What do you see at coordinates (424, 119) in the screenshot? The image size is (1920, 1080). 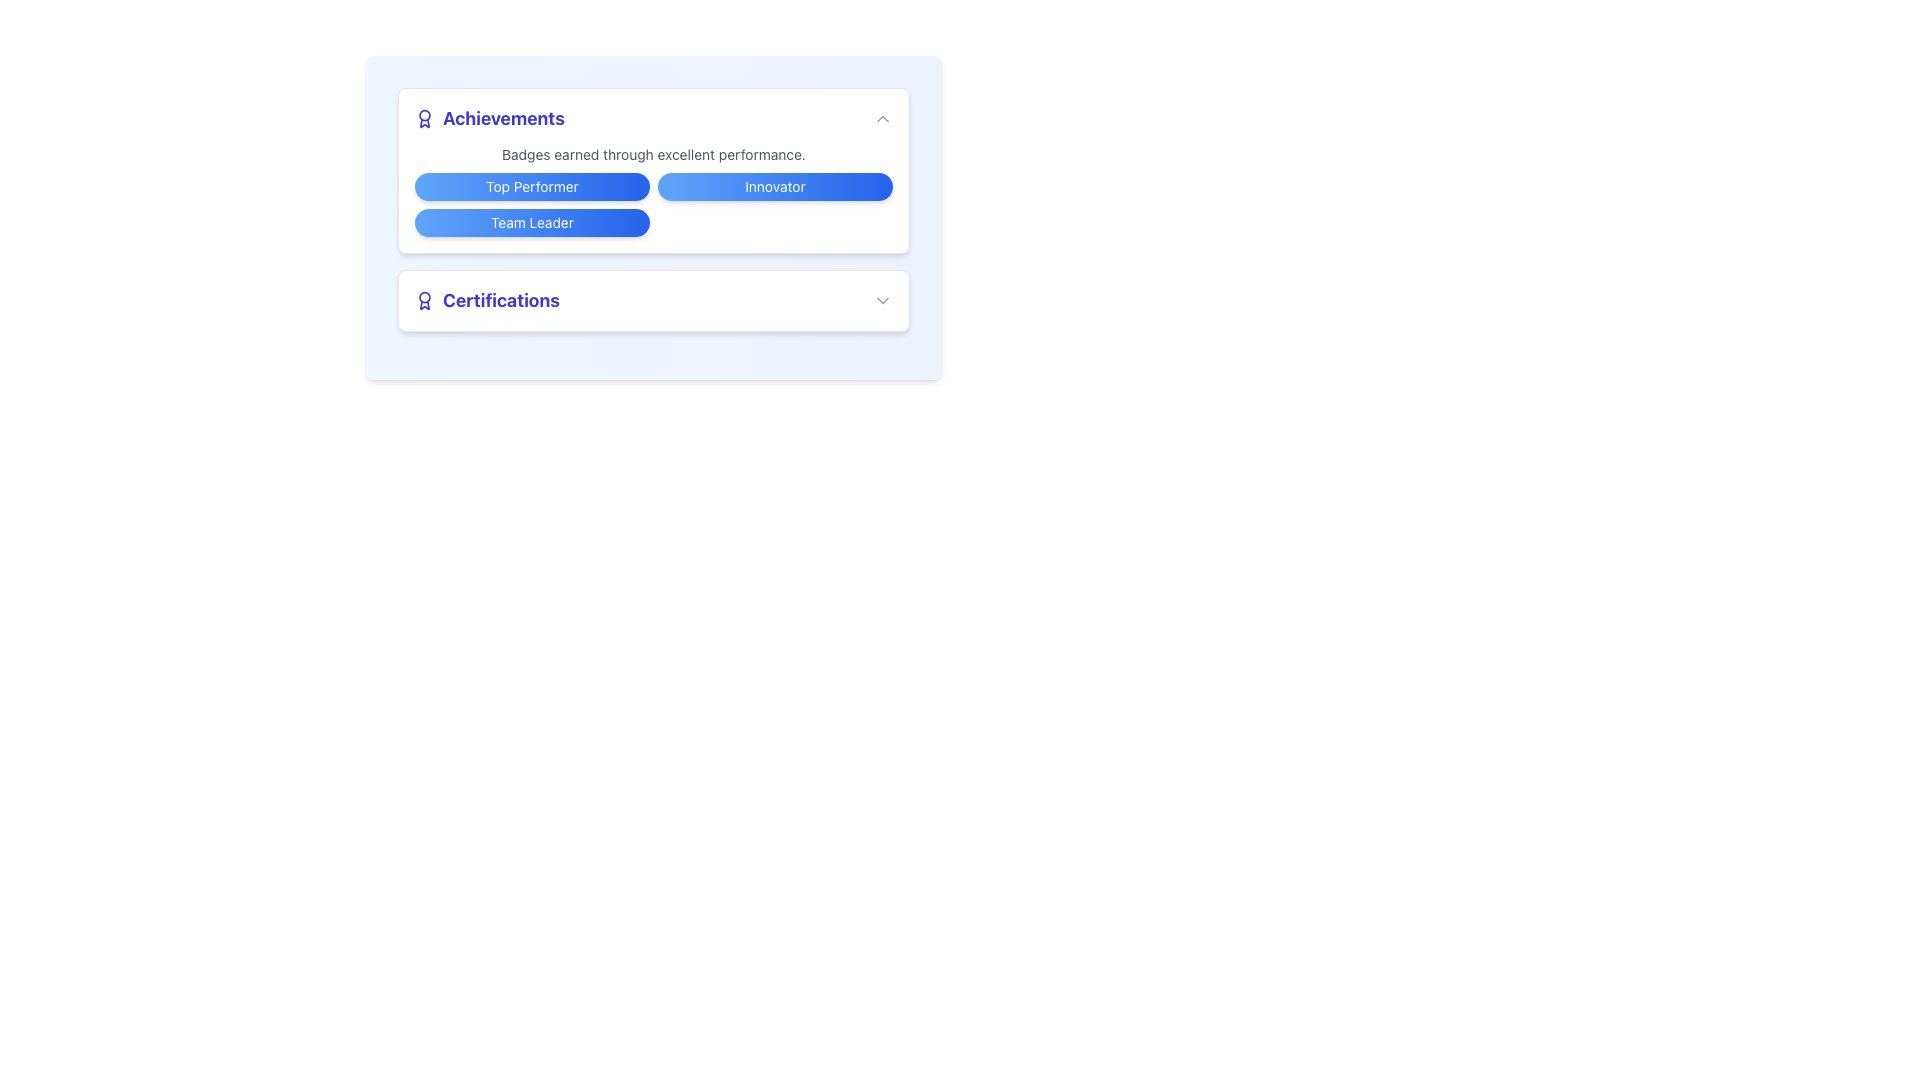 I see `the award icon located to the left of the 'Achievements' text in the header section of the 'Achievements' card` at bounding box center [424, 119].